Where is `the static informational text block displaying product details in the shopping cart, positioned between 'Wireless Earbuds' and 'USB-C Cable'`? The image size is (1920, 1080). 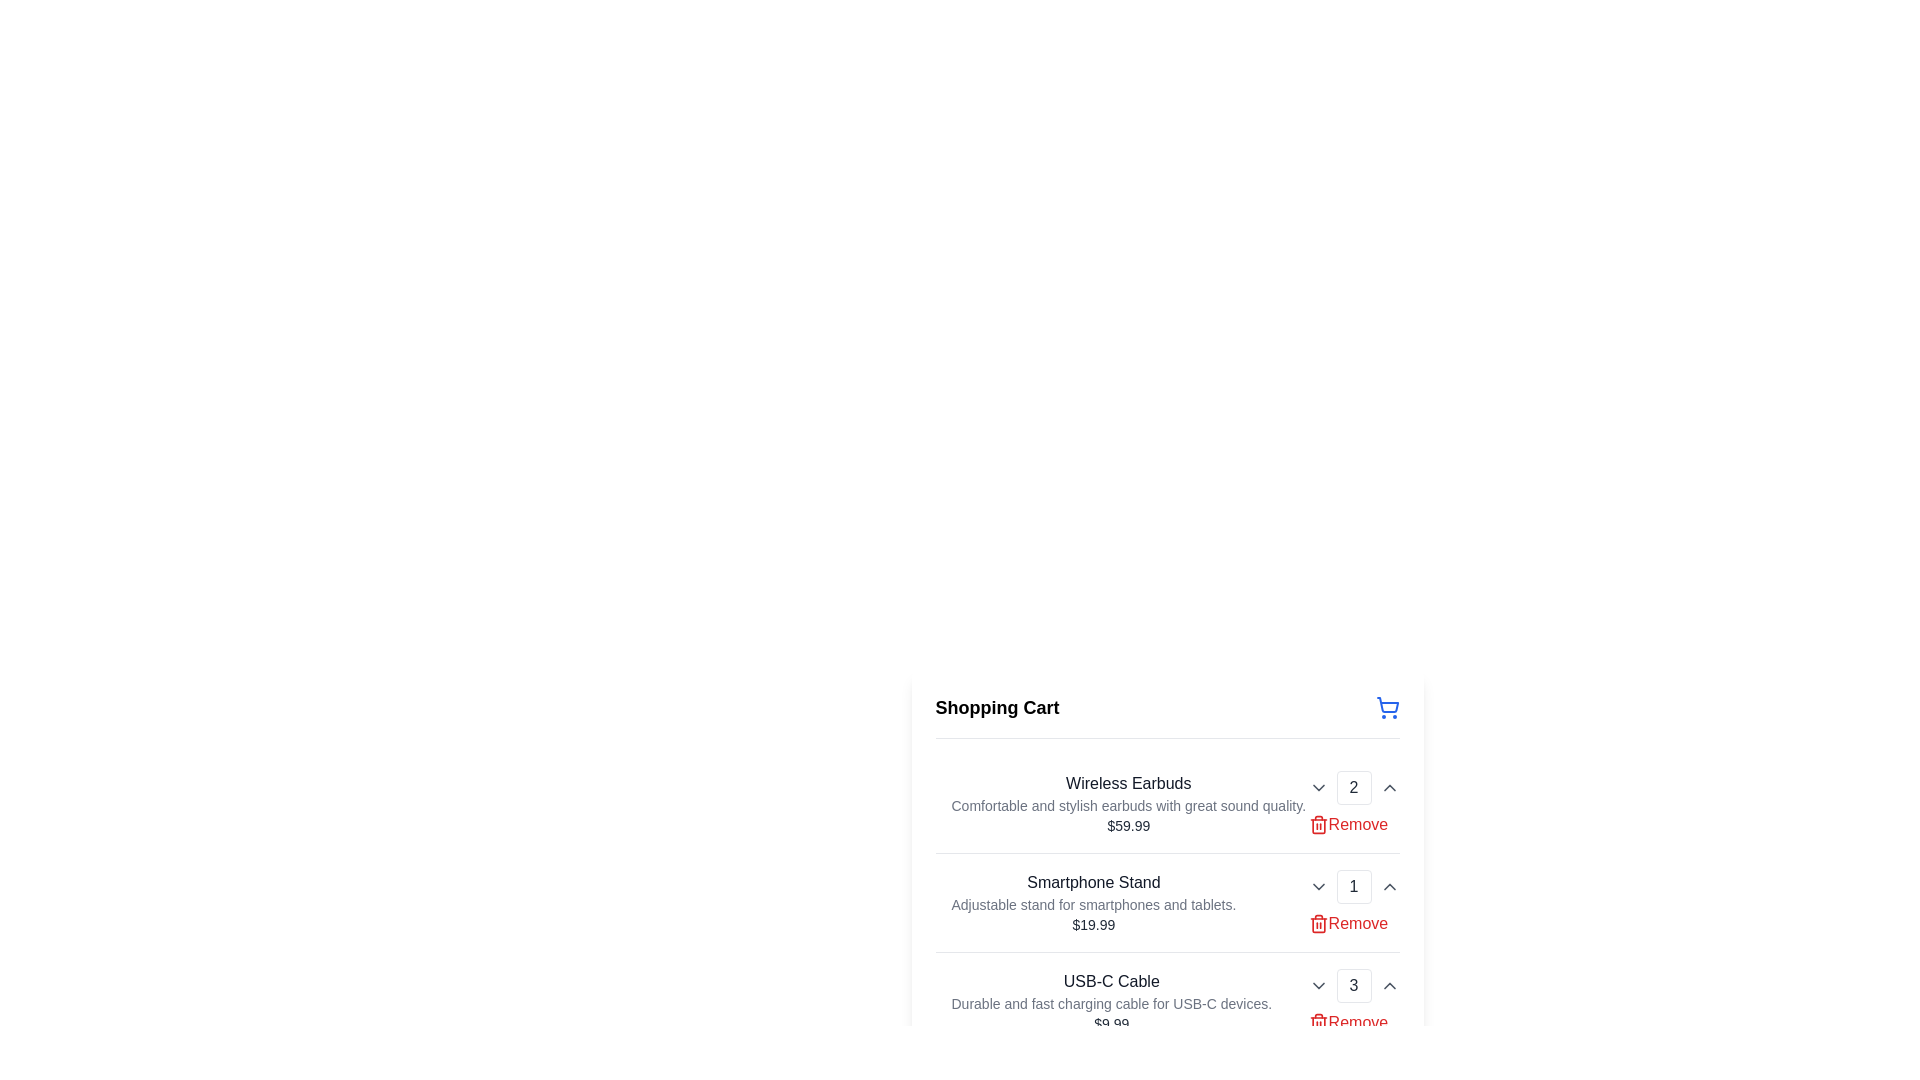 the static informational text block displaying product details in the shopping cart, positioned between 'Wireless Earbuds' and 'USB-C Cable' is located at coordinates (1093, 902).